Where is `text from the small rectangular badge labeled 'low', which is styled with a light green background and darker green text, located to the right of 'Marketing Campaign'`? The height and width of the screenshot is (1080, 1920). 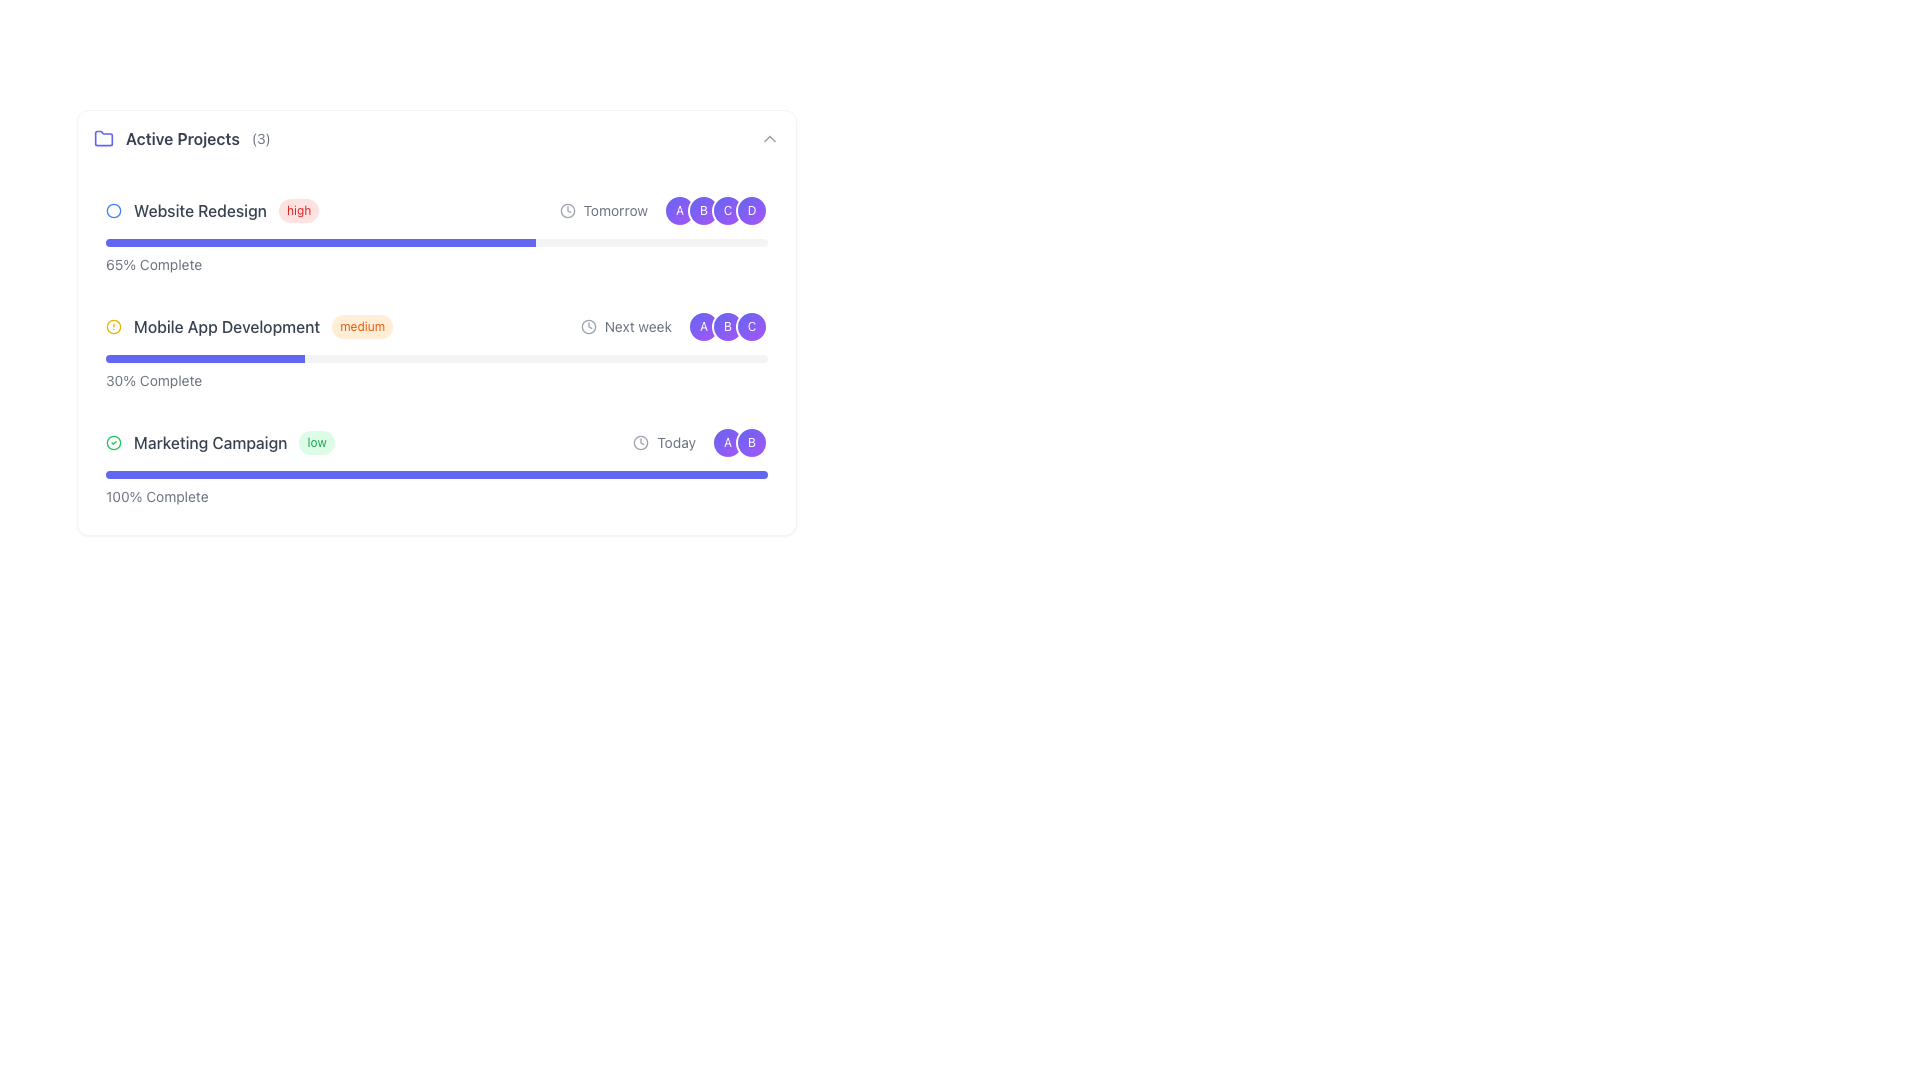 text from the small rectangular badge labeled 'low', which is styled with a light green background and darker green text, located to the right of 'Marketing Campaign' is located at coordinates (315, 442).